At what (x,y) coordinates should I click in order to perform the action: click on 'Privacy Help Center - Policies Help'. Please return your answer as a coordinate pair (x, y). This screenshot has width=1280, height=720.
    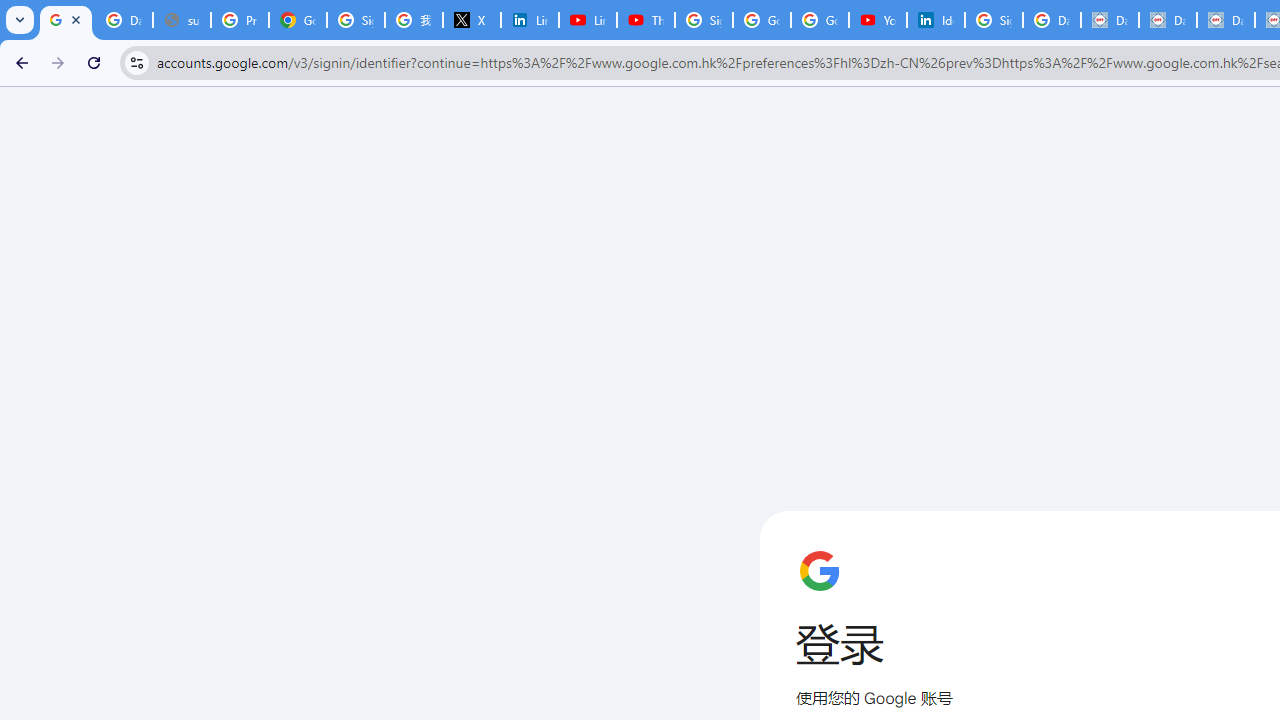
    Looking at the image, I should click on (240, 20).